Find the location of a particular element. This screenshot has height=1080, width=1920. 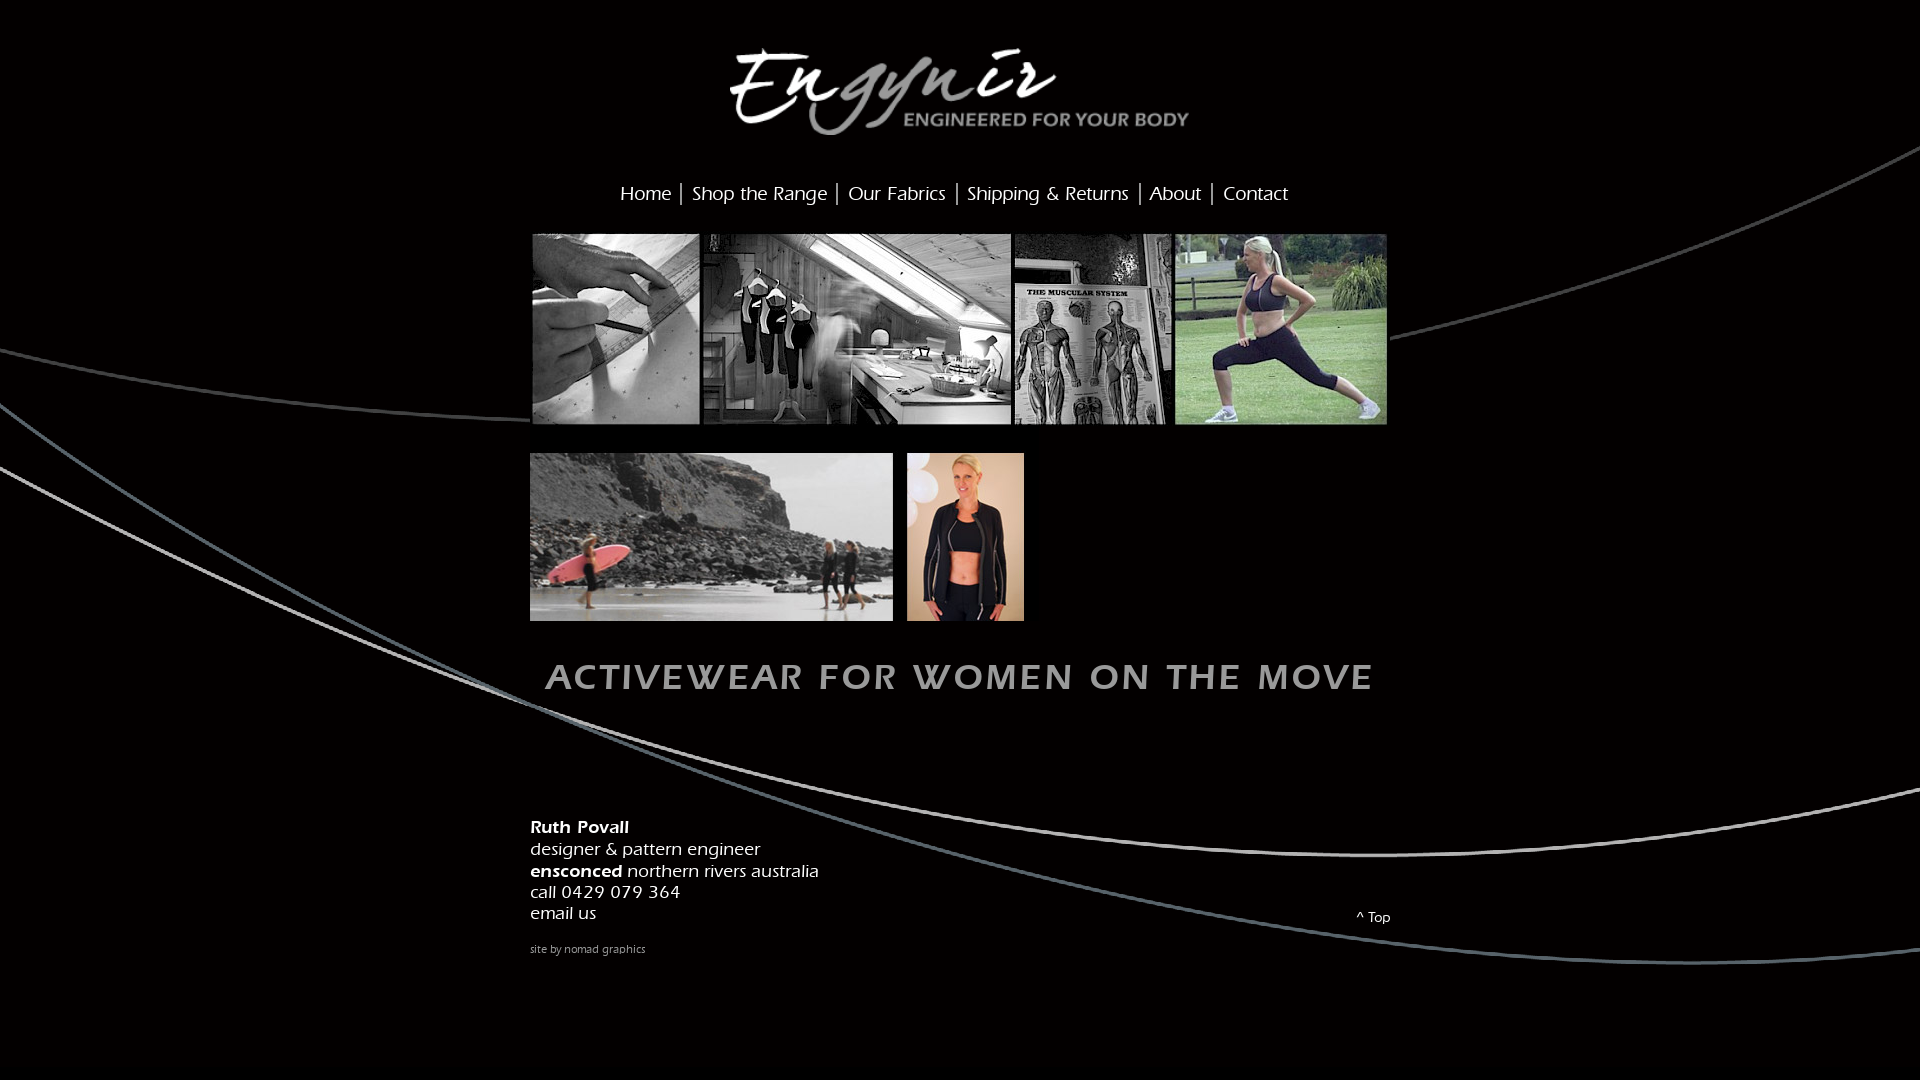

'Our Fabrics' is located at coordinates (896, 195).